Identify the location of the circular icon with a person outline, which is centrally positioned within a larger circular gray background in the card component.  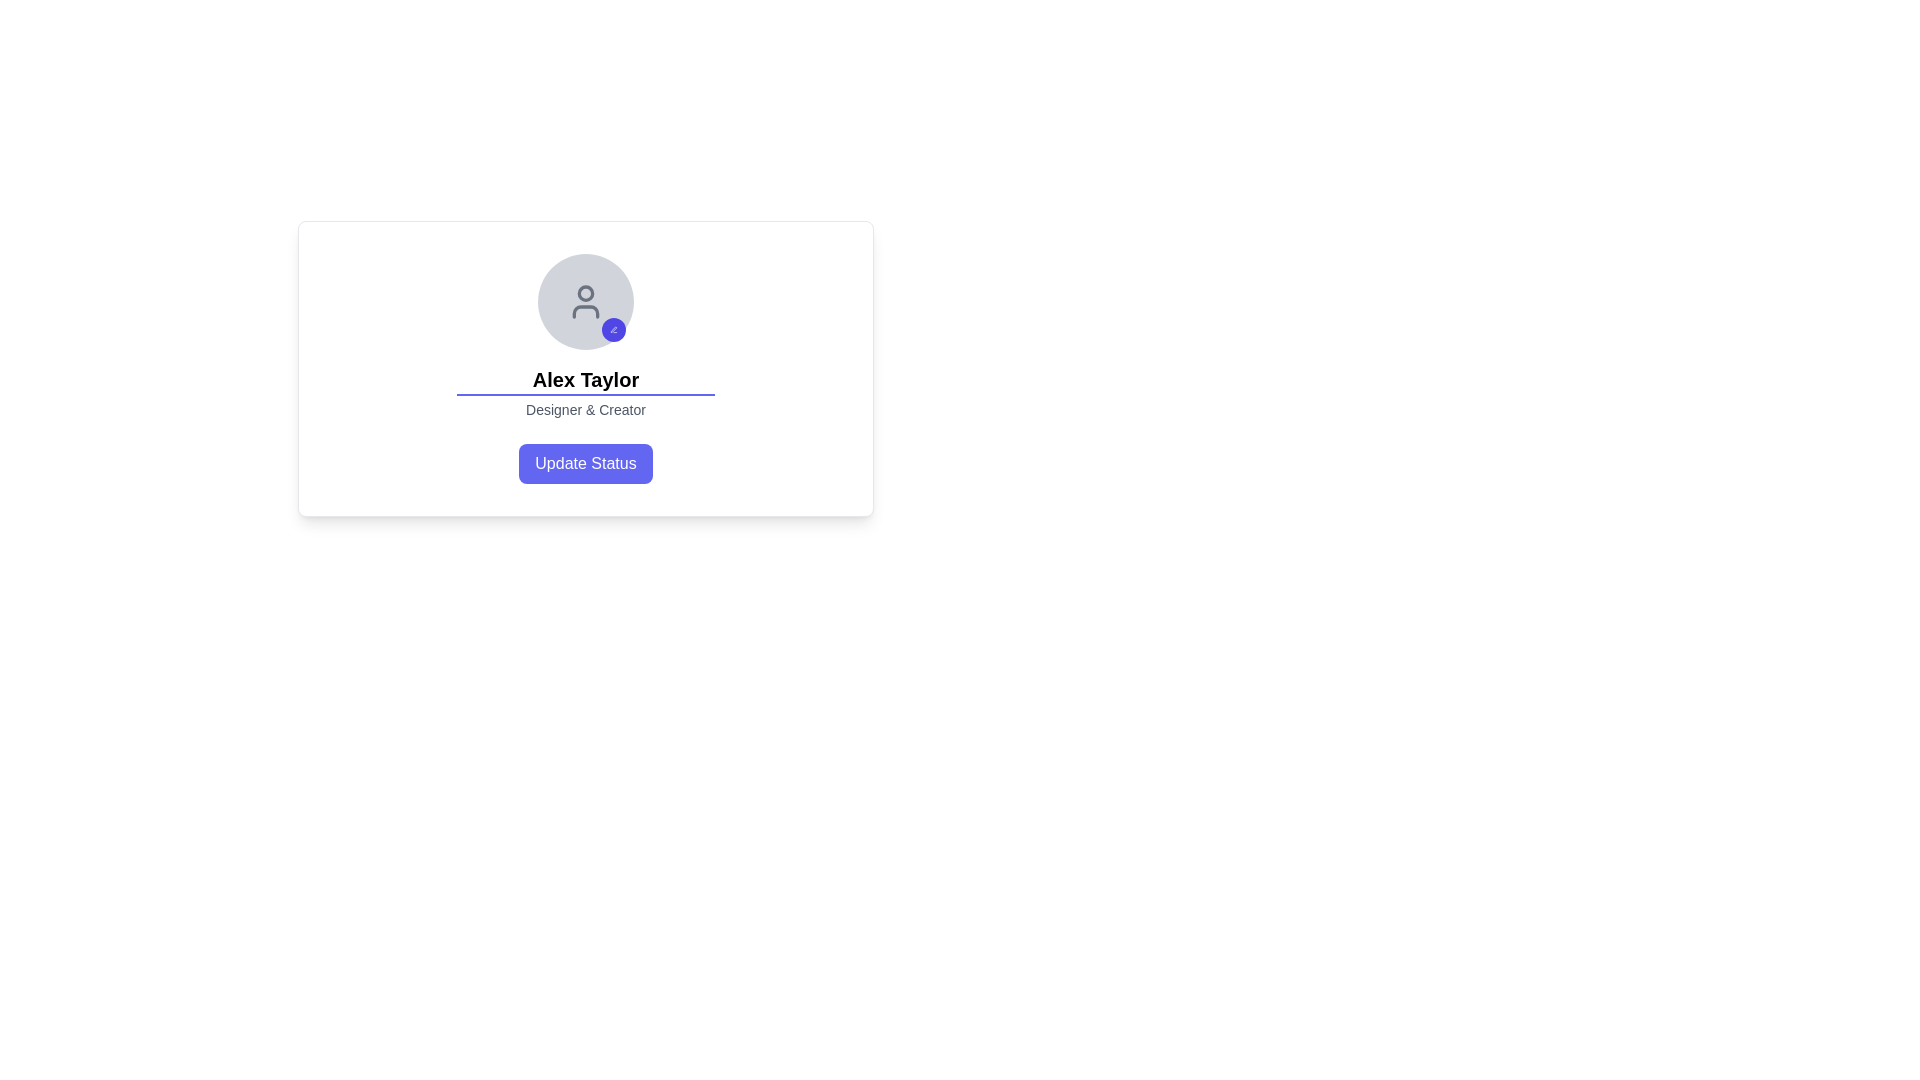
(584, 301).